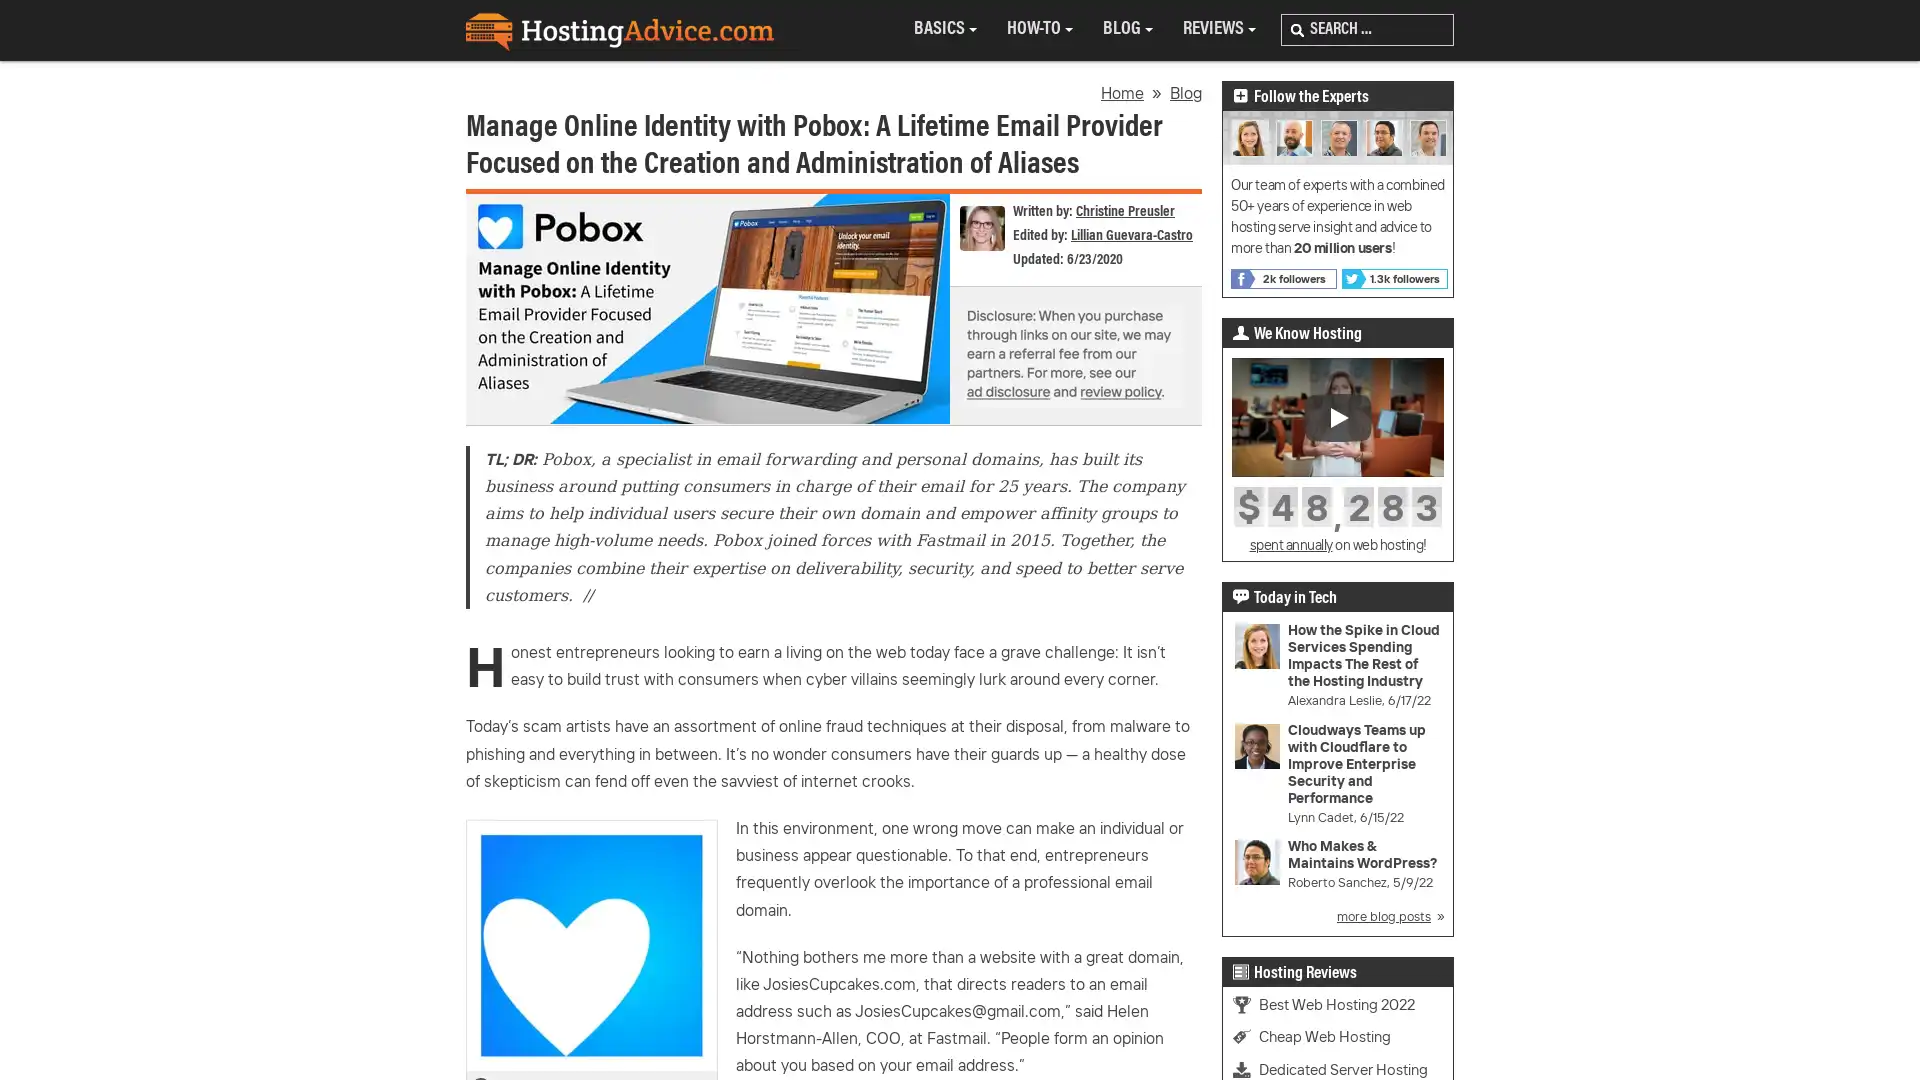 Image resolution: width=1920 pixels, height=1080 pixels. What do you see at coordinates (1297, 30) in the screenshot?
I see `Search` at bounding box center [1297, 30].